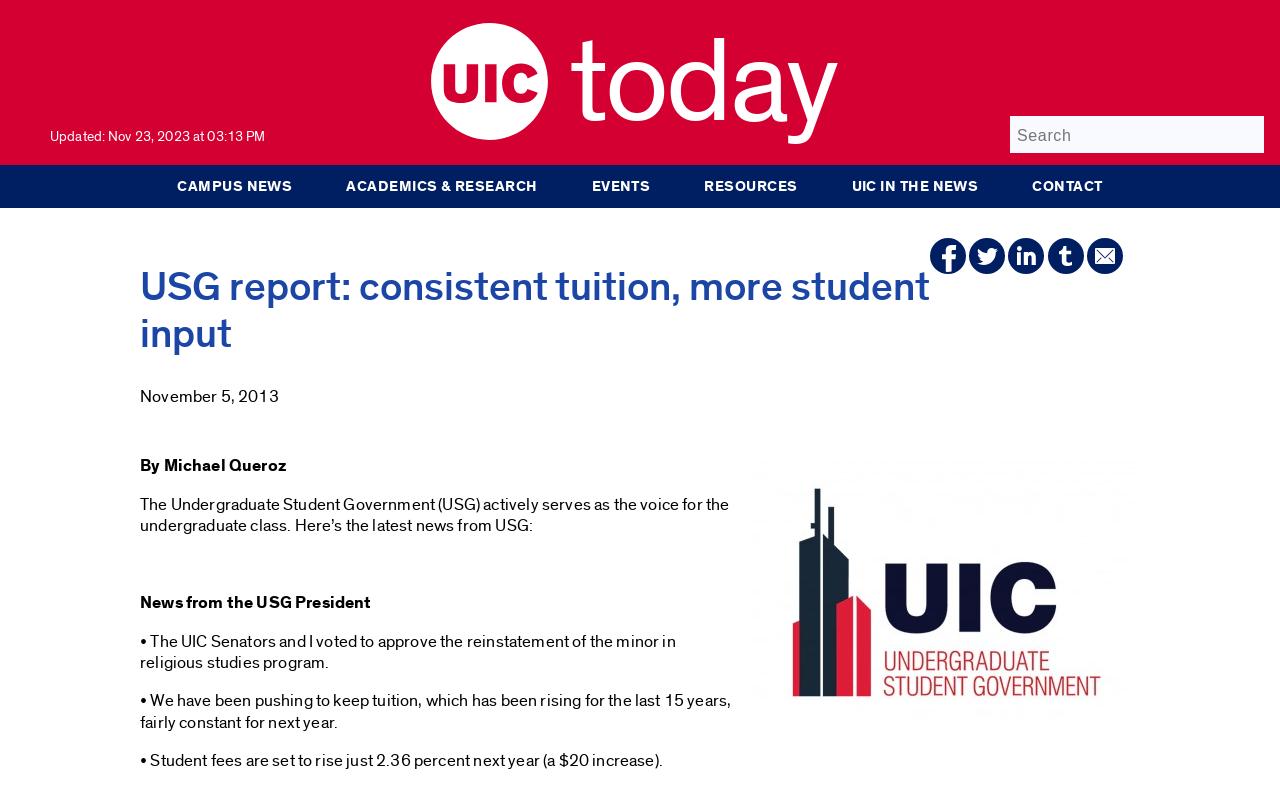 The width and height of the screenshot is (1280, 787). Describe the element at coordinates (749, 185) in the screenshot. I see `'Resources'` at that location.